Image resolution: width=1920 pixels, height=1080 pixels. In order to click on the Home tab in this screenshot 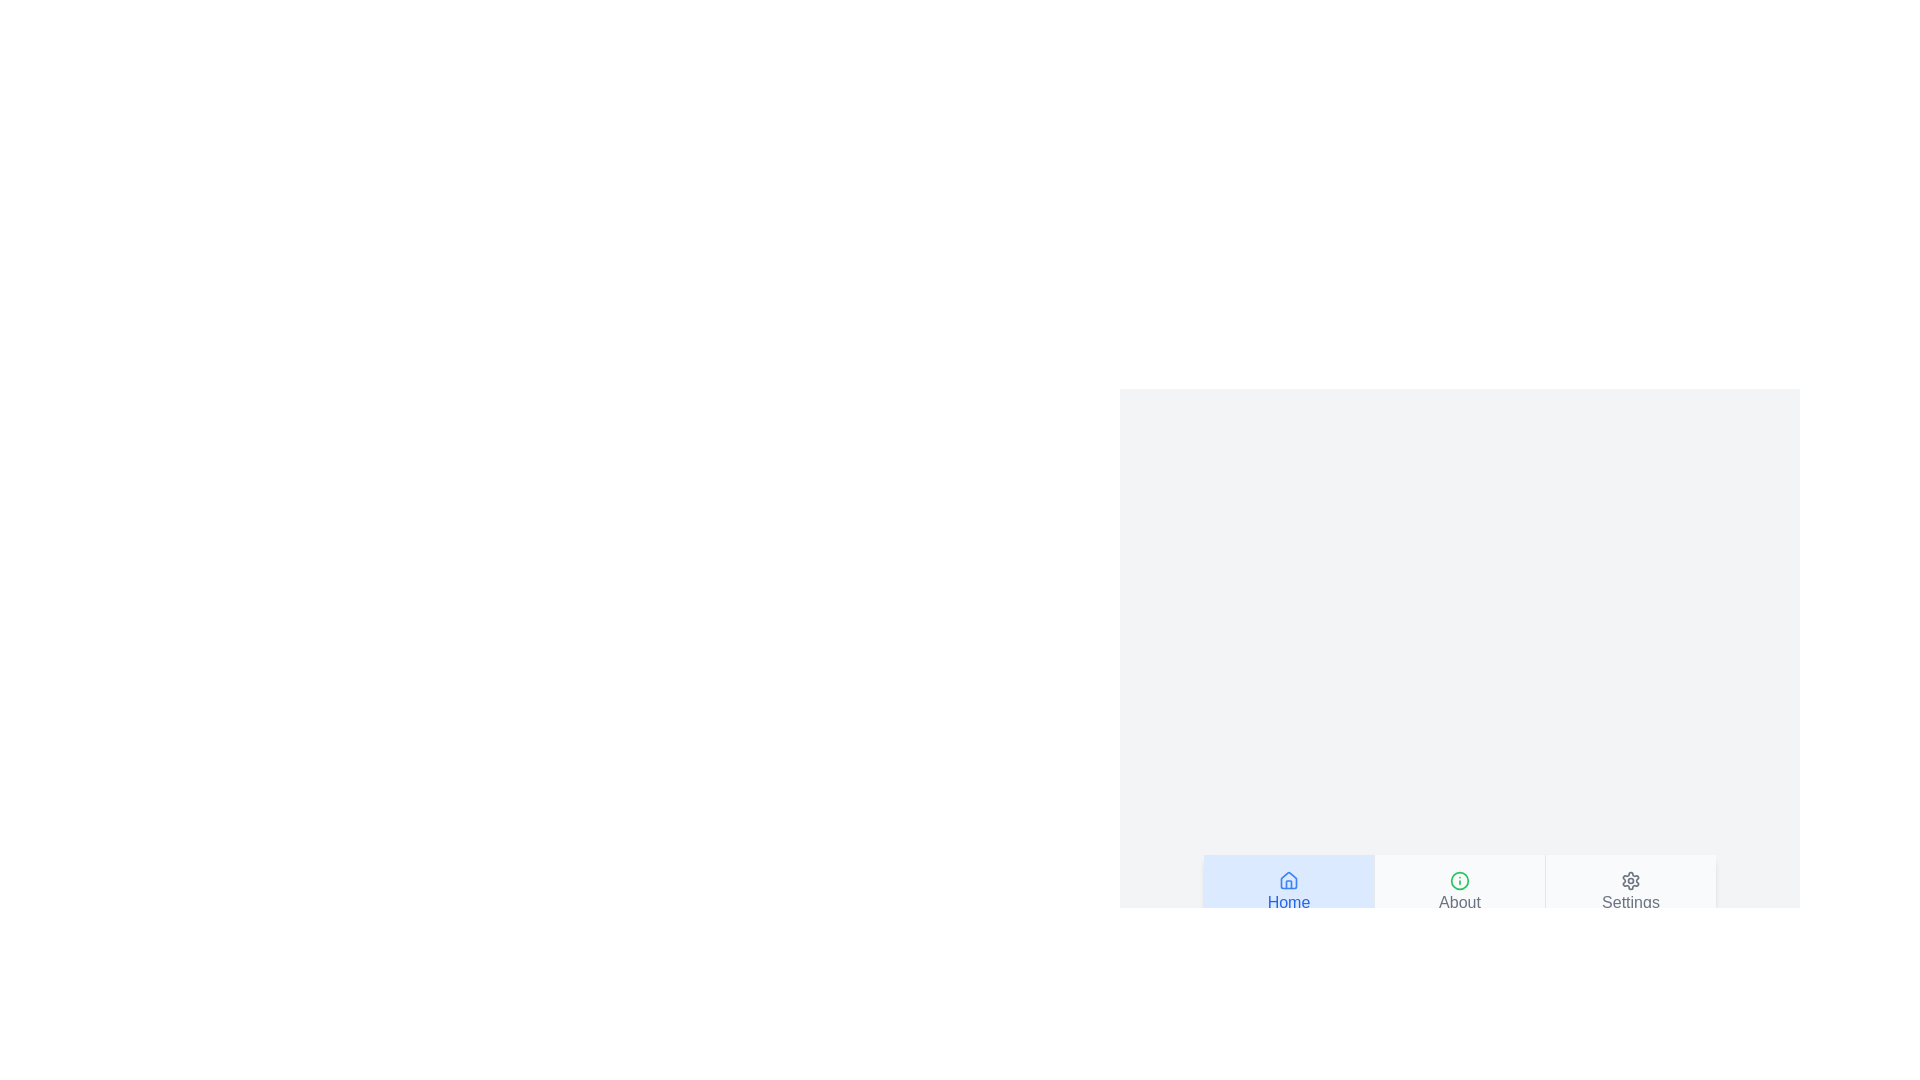, I will do `click(1289, 891)`.